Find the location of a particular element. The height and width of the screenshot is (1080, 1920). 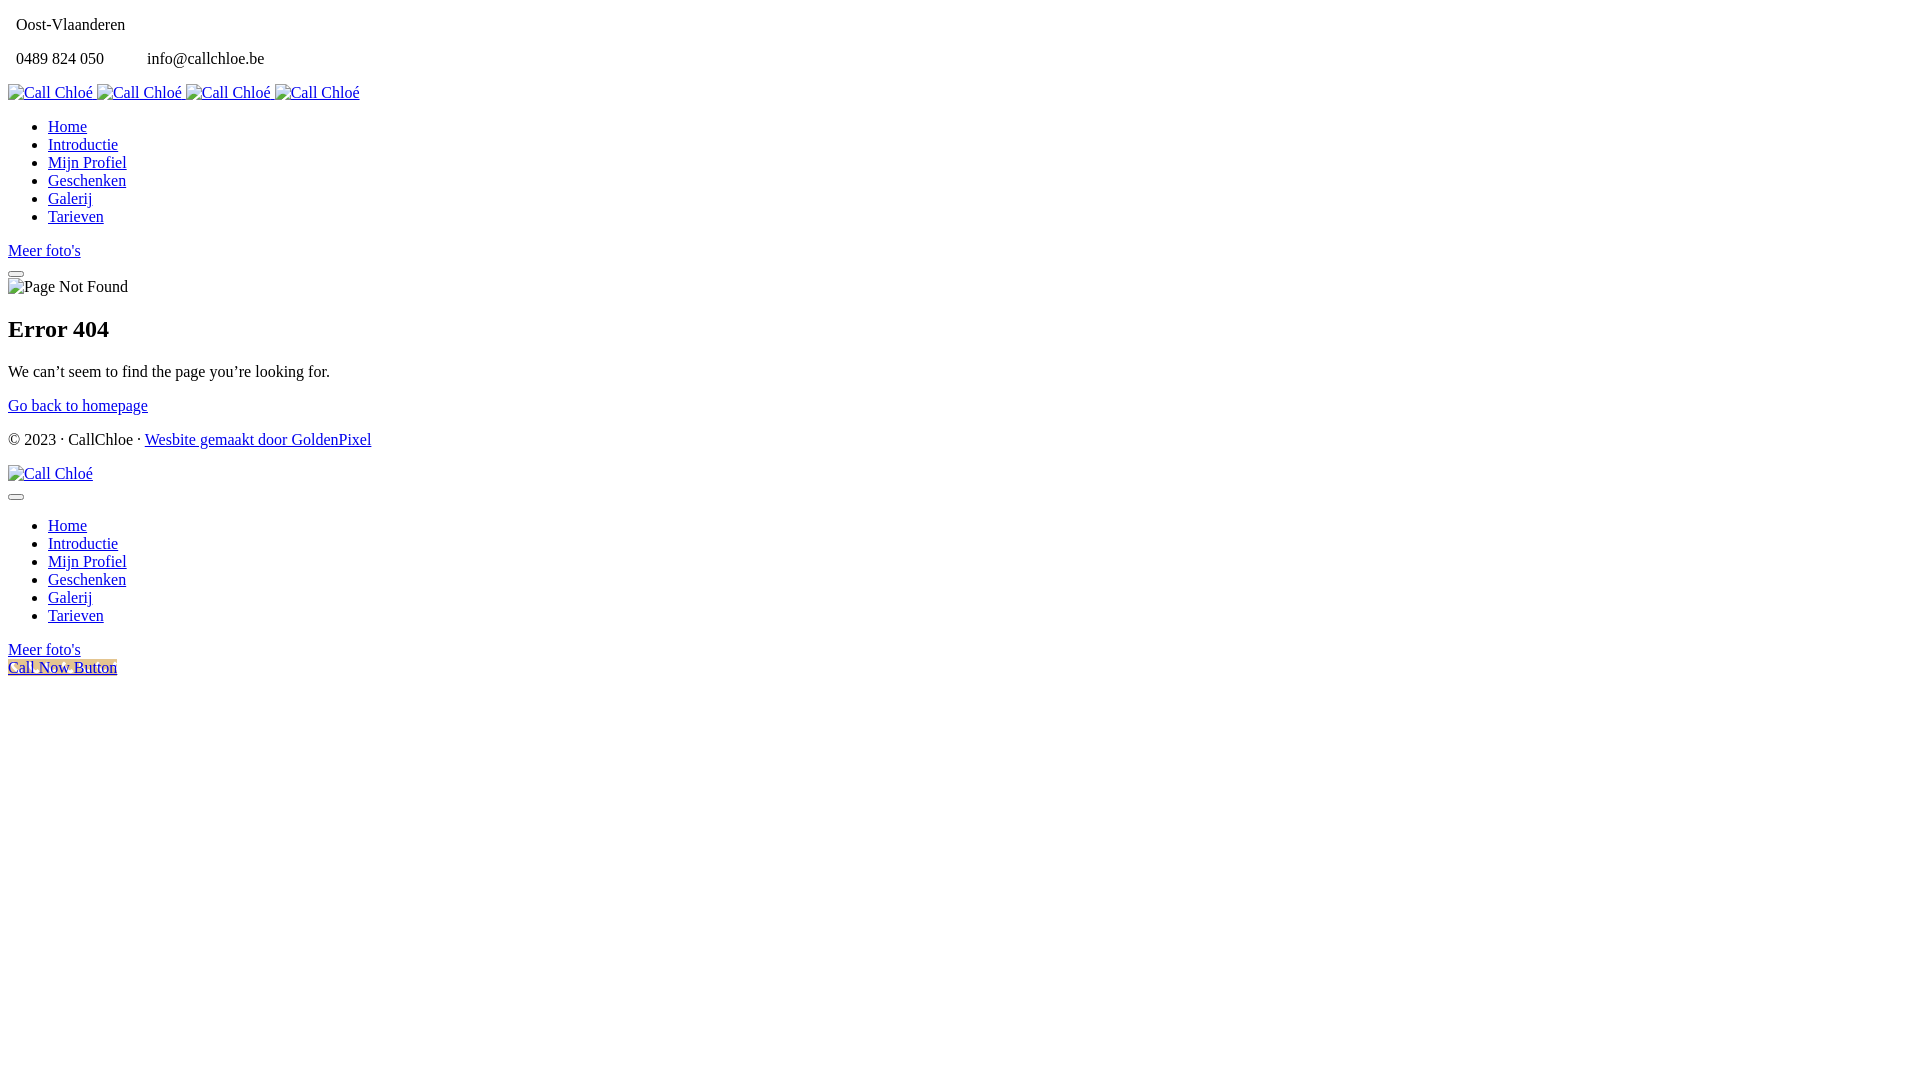

'Tarieven' is located at coordinates (76, 614).